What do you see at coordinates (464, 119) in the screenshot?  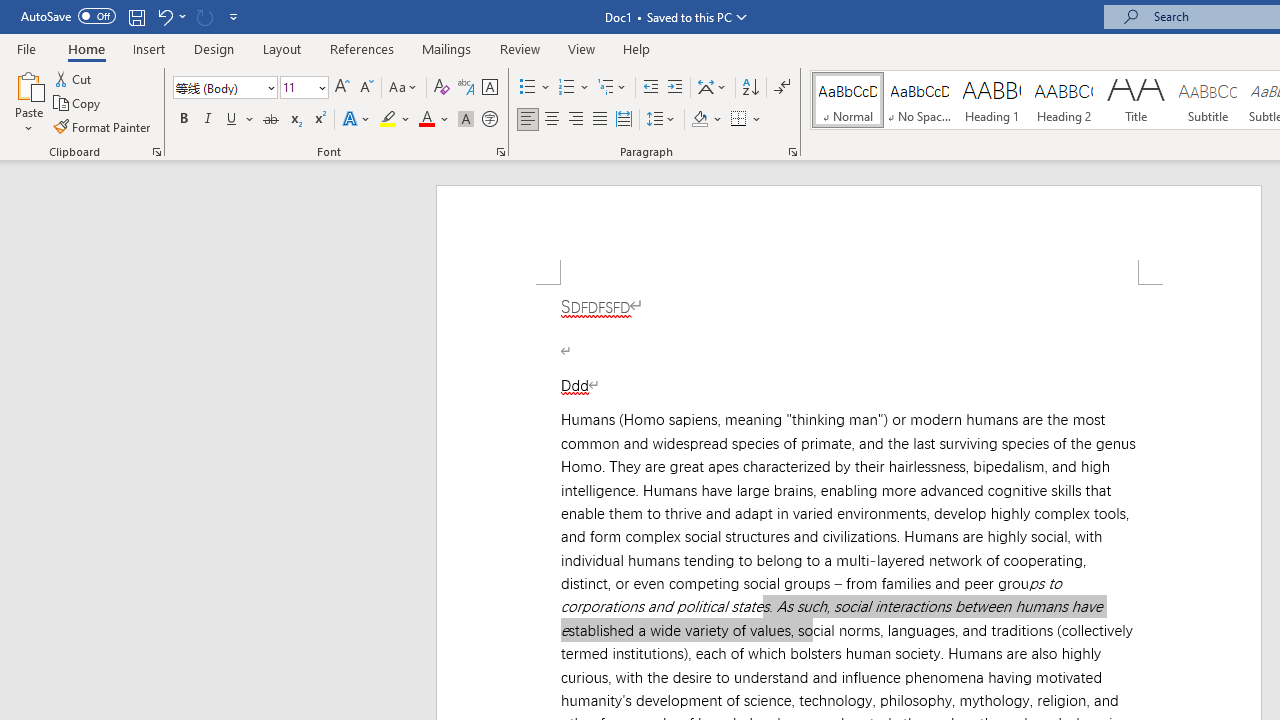 I see `'Character Shading'` at bounding box center [464, 119].